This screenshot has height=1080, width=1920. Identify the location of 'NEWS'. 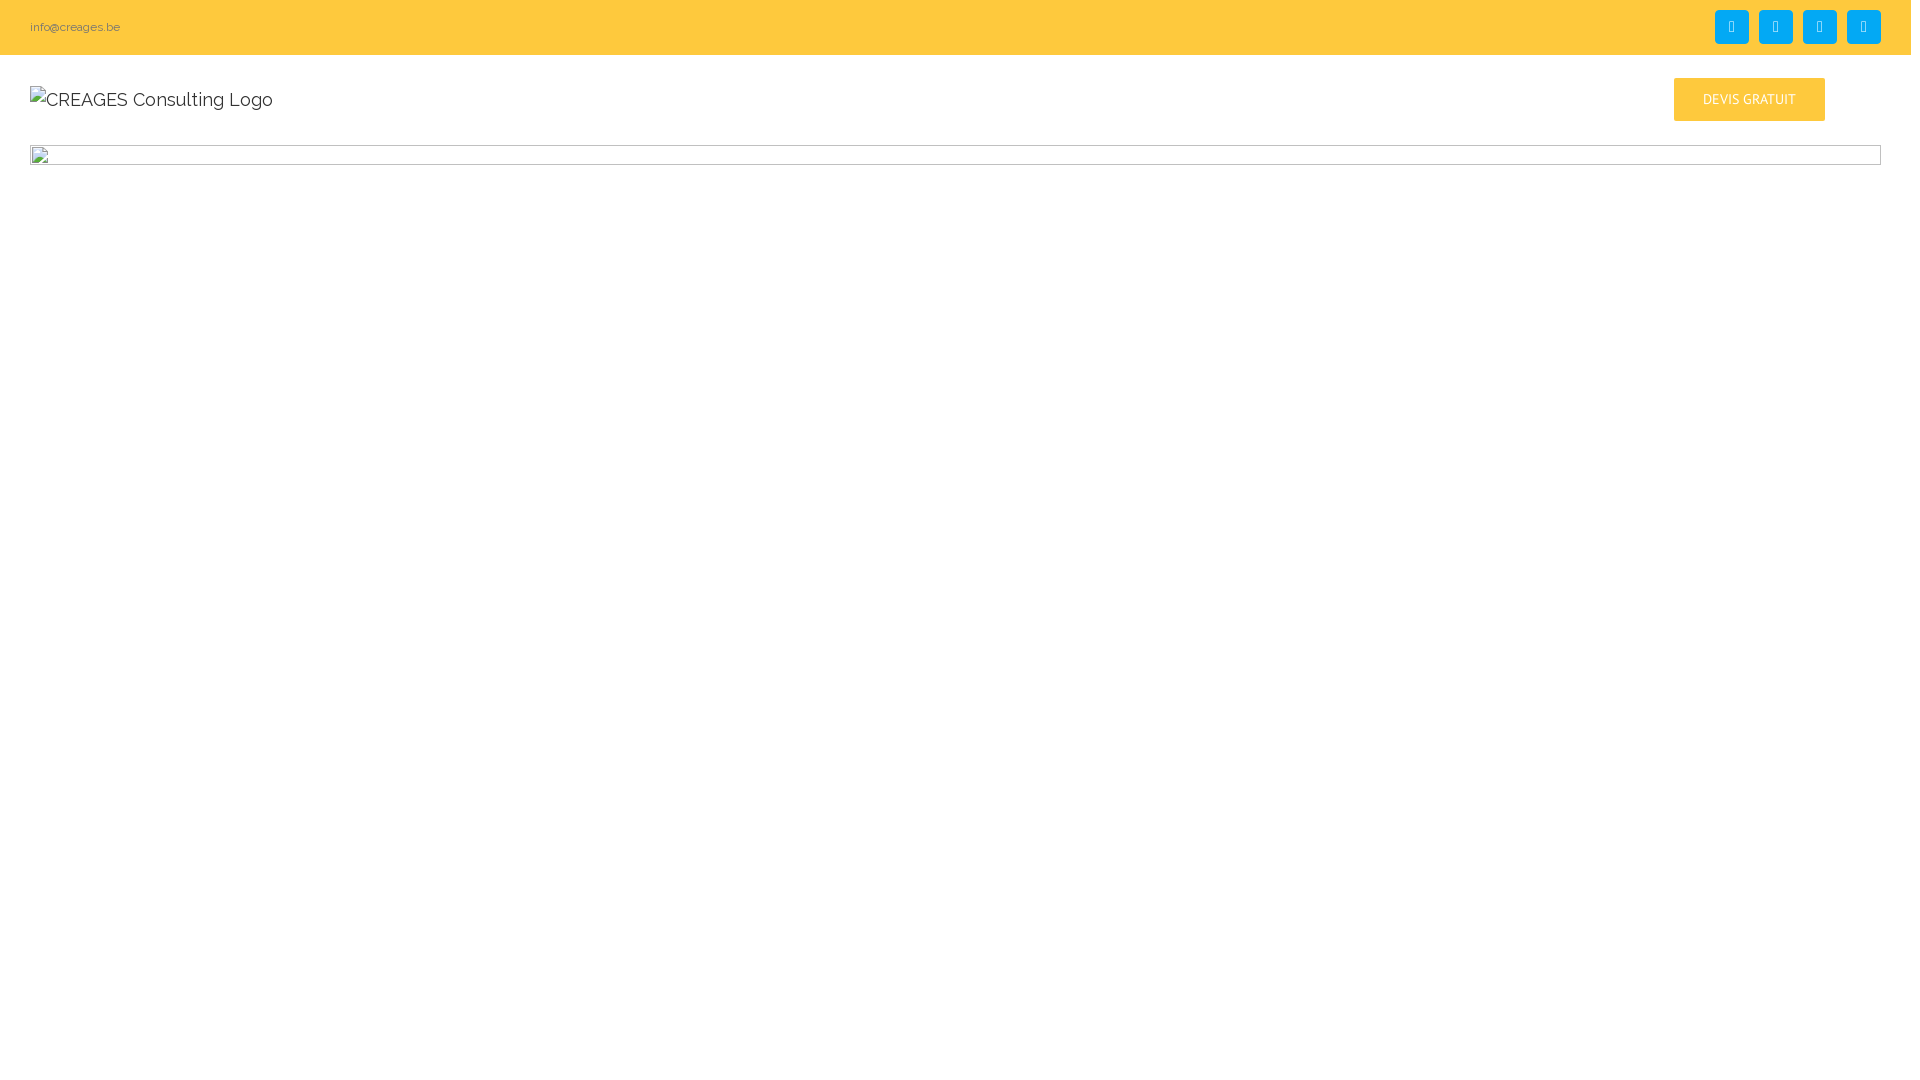
(1520, 97).